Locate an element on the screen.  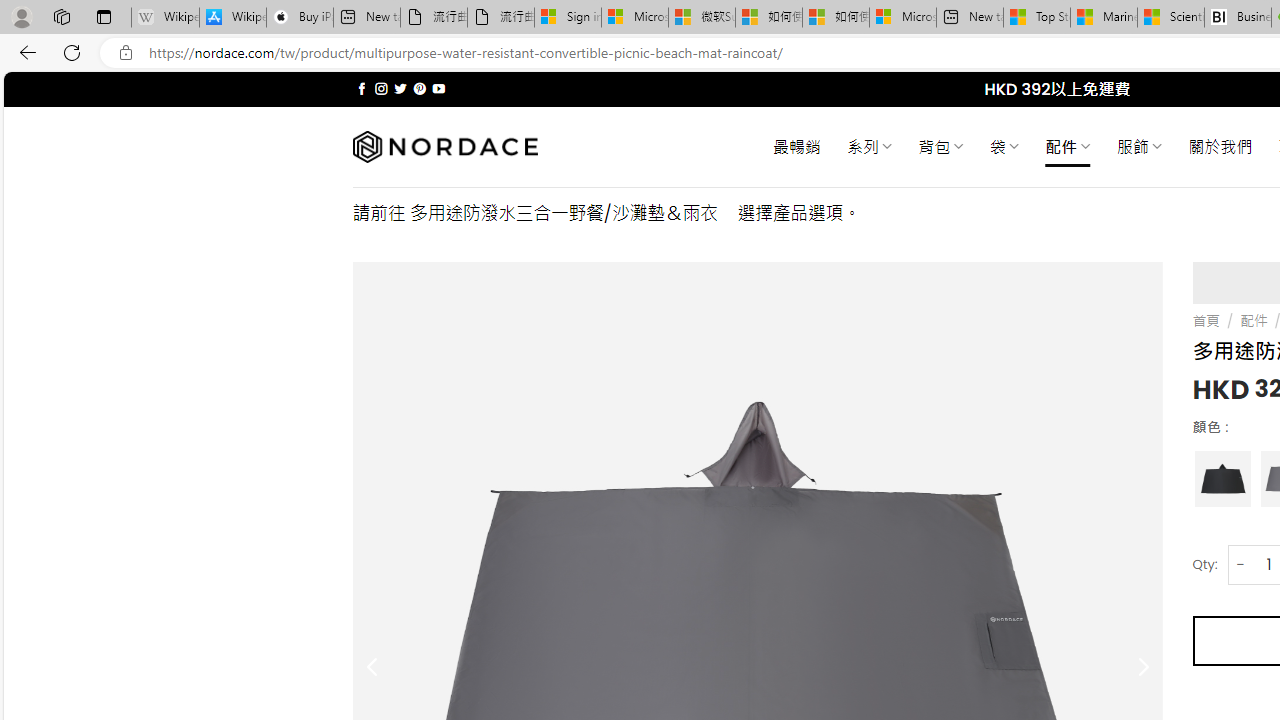
'Follow on Twitter' is located at coordinates (400, 88).